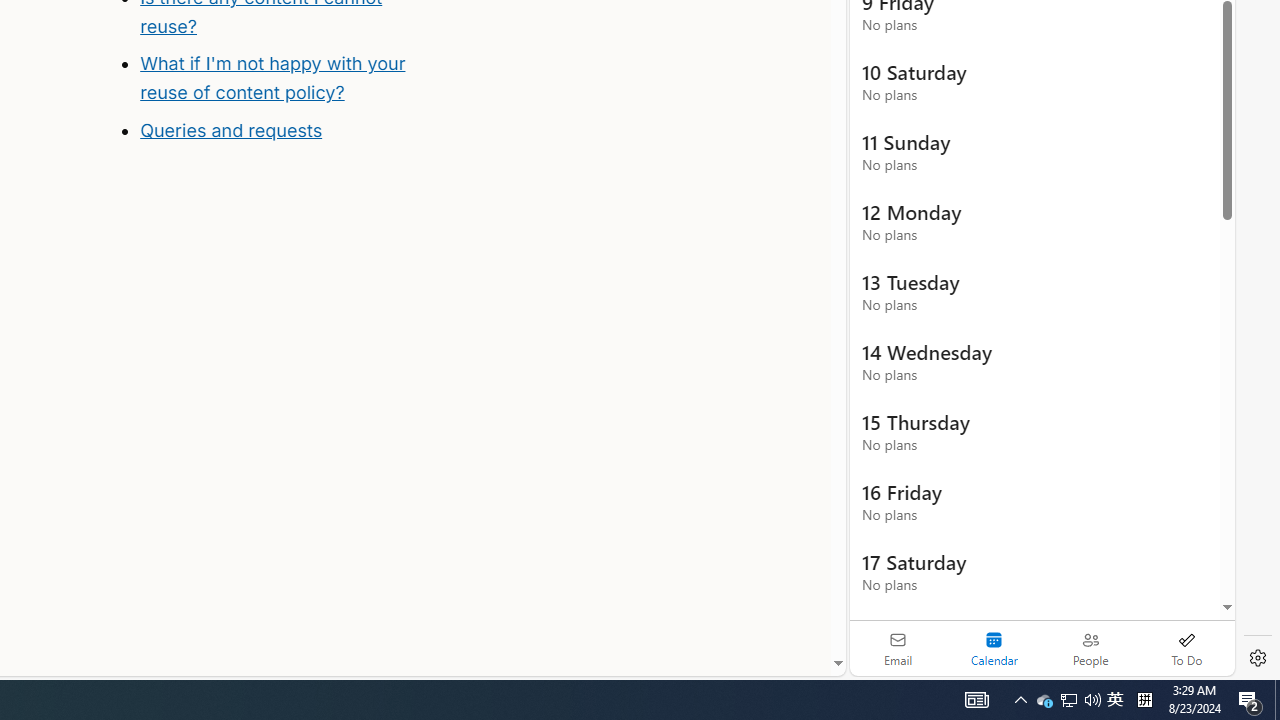 The width and height of the screenshot is (1280, 720). I want to click on 'Queries and requests', so click(231, 131).